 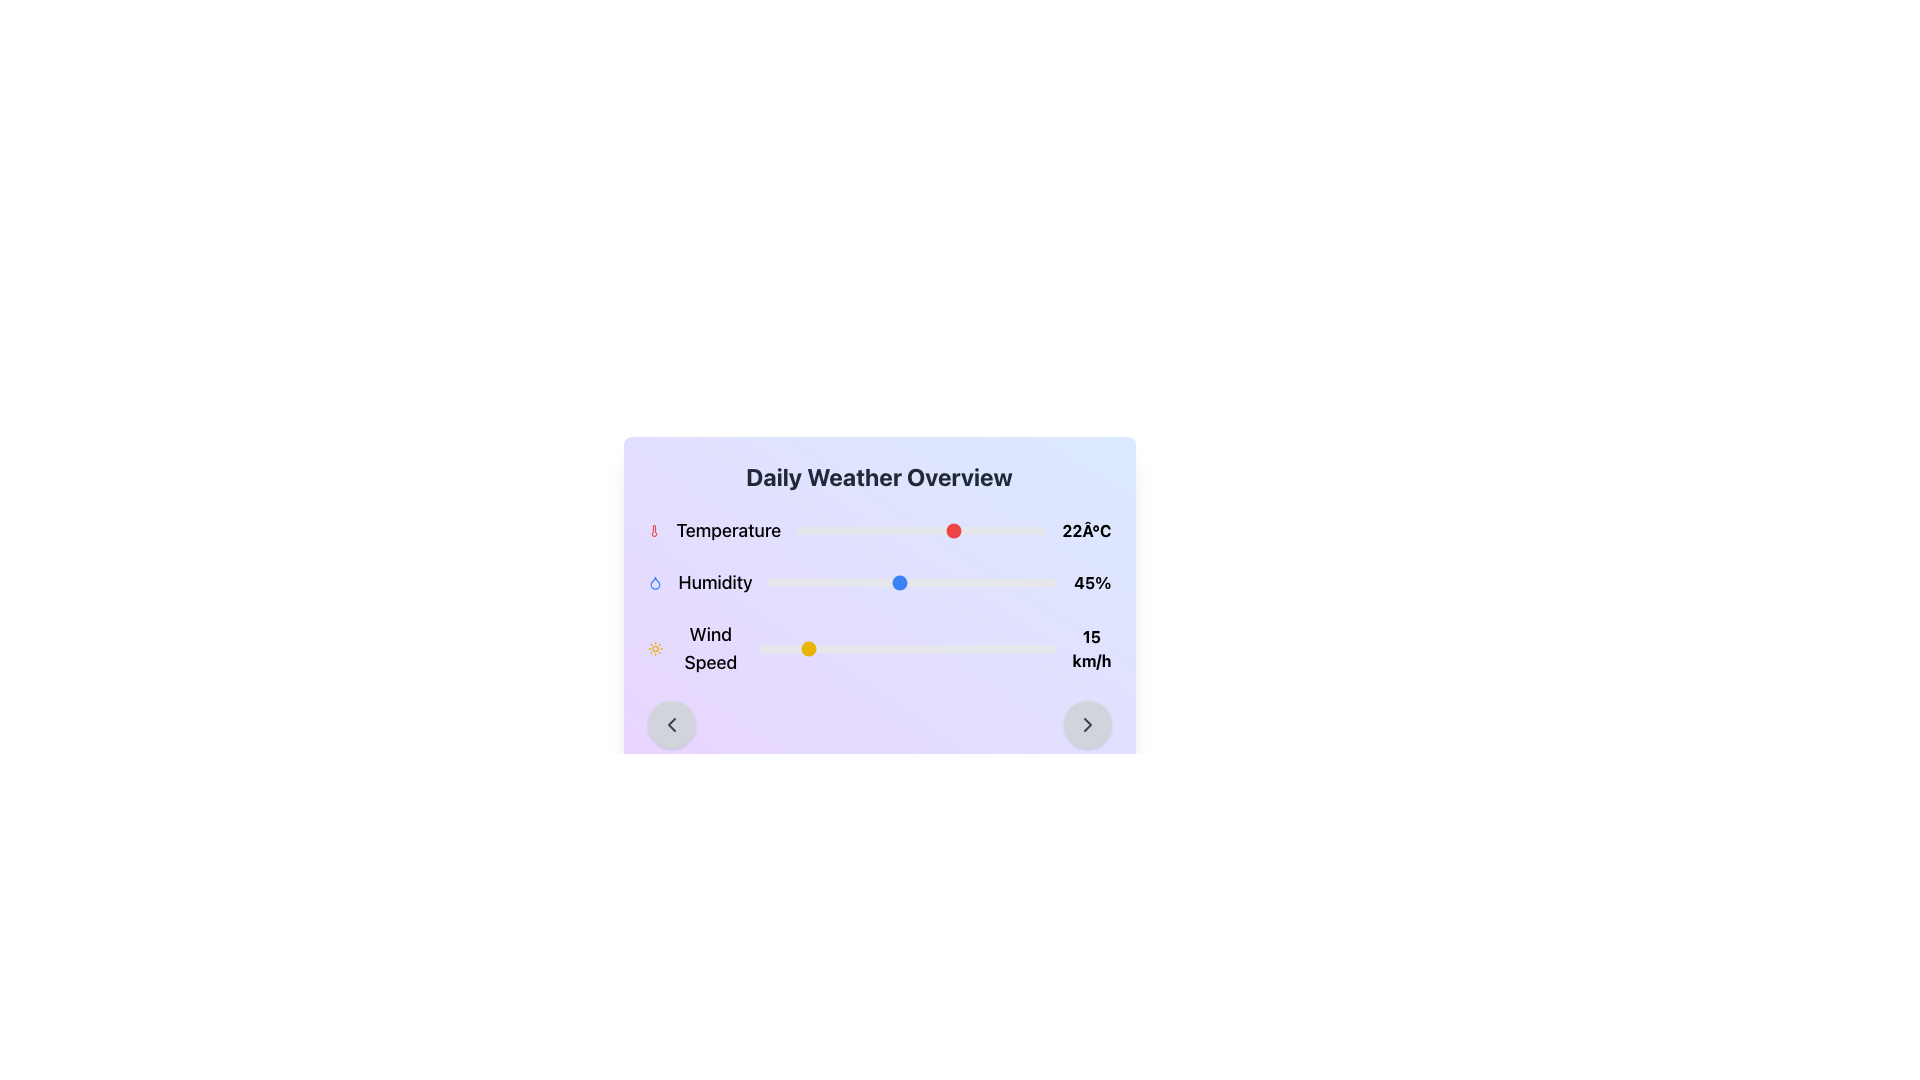 What do you see at coordinates (920, 530) in the screenshot?
I see `the temperature slider component, which is a horizontally oriented input type 'range' styled with a light gray body and a red circular handle, located prominently in the top section of the weather overview card` at bounding box center [920, 530].